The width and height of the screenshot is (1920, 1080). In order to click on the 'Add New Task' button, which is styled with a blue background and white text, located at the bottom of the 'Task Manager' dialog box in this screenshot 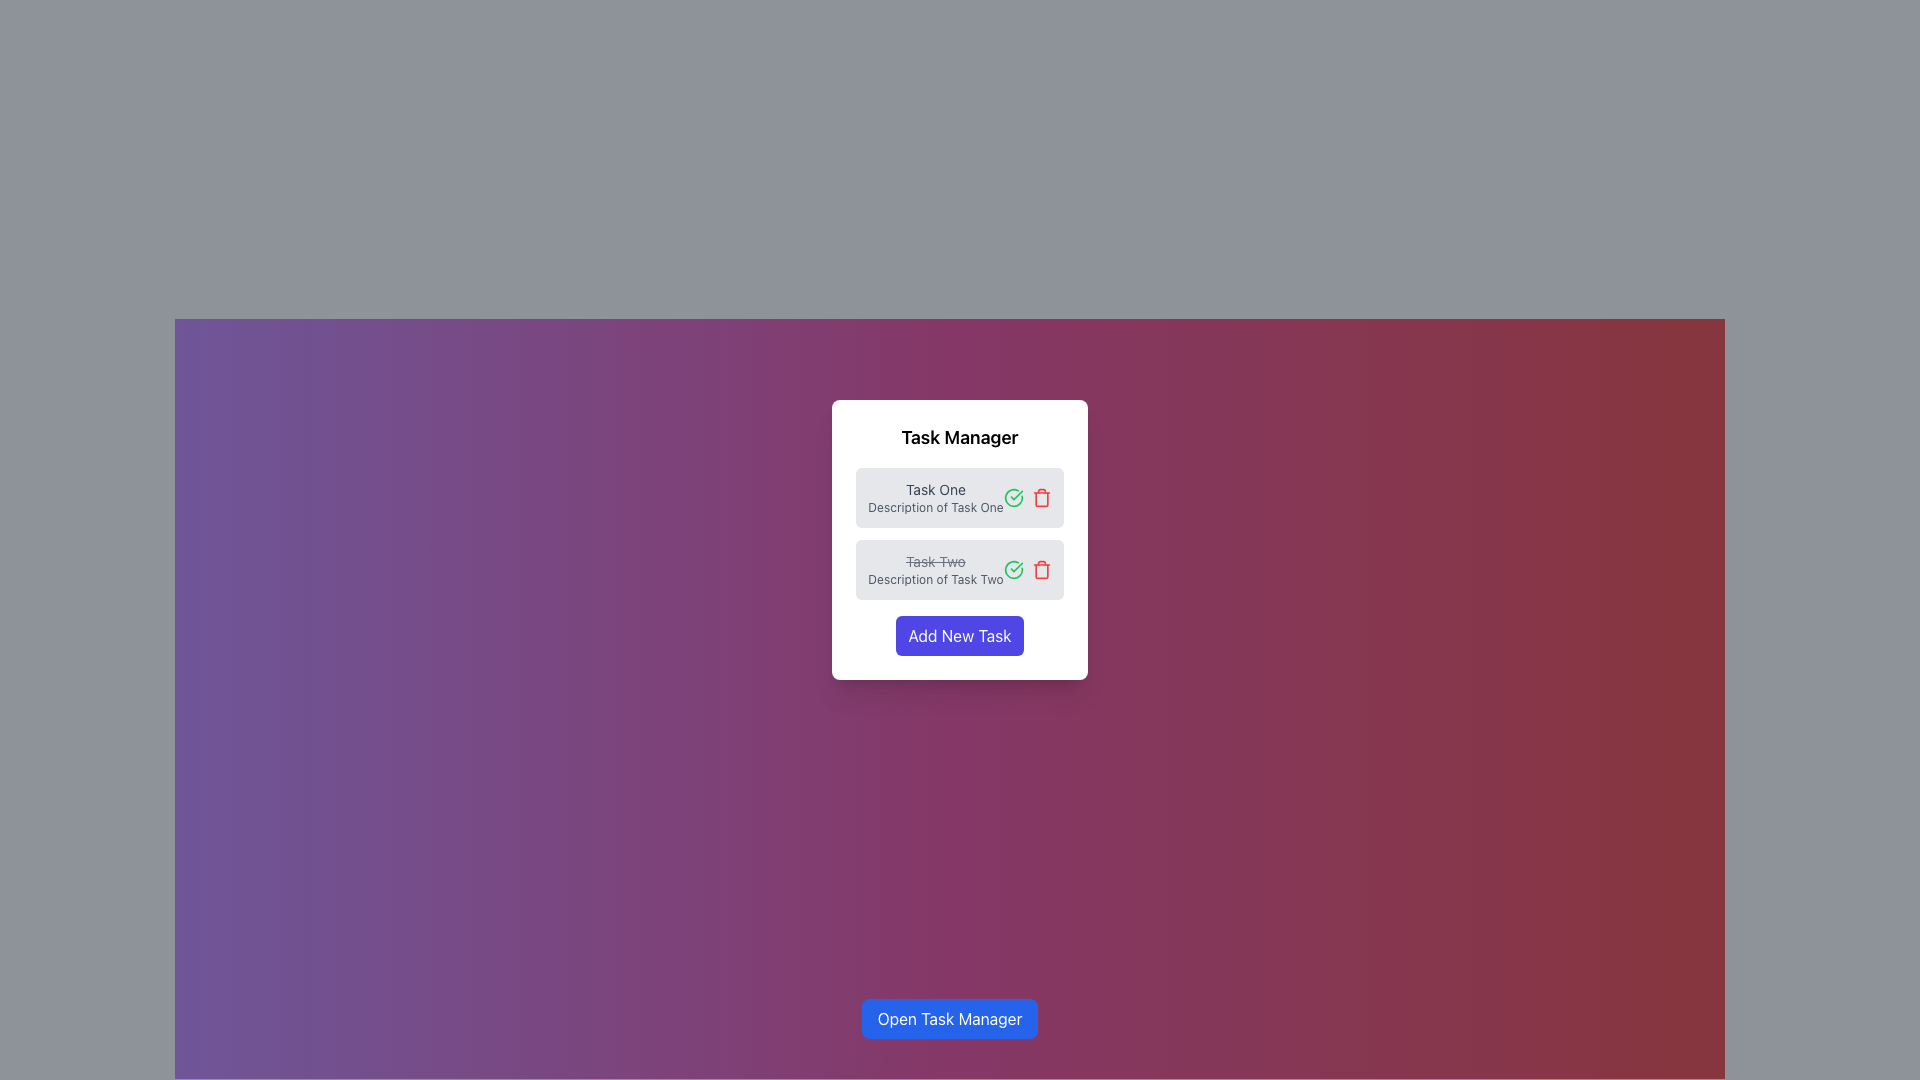, I will do `click(960, 636)`.